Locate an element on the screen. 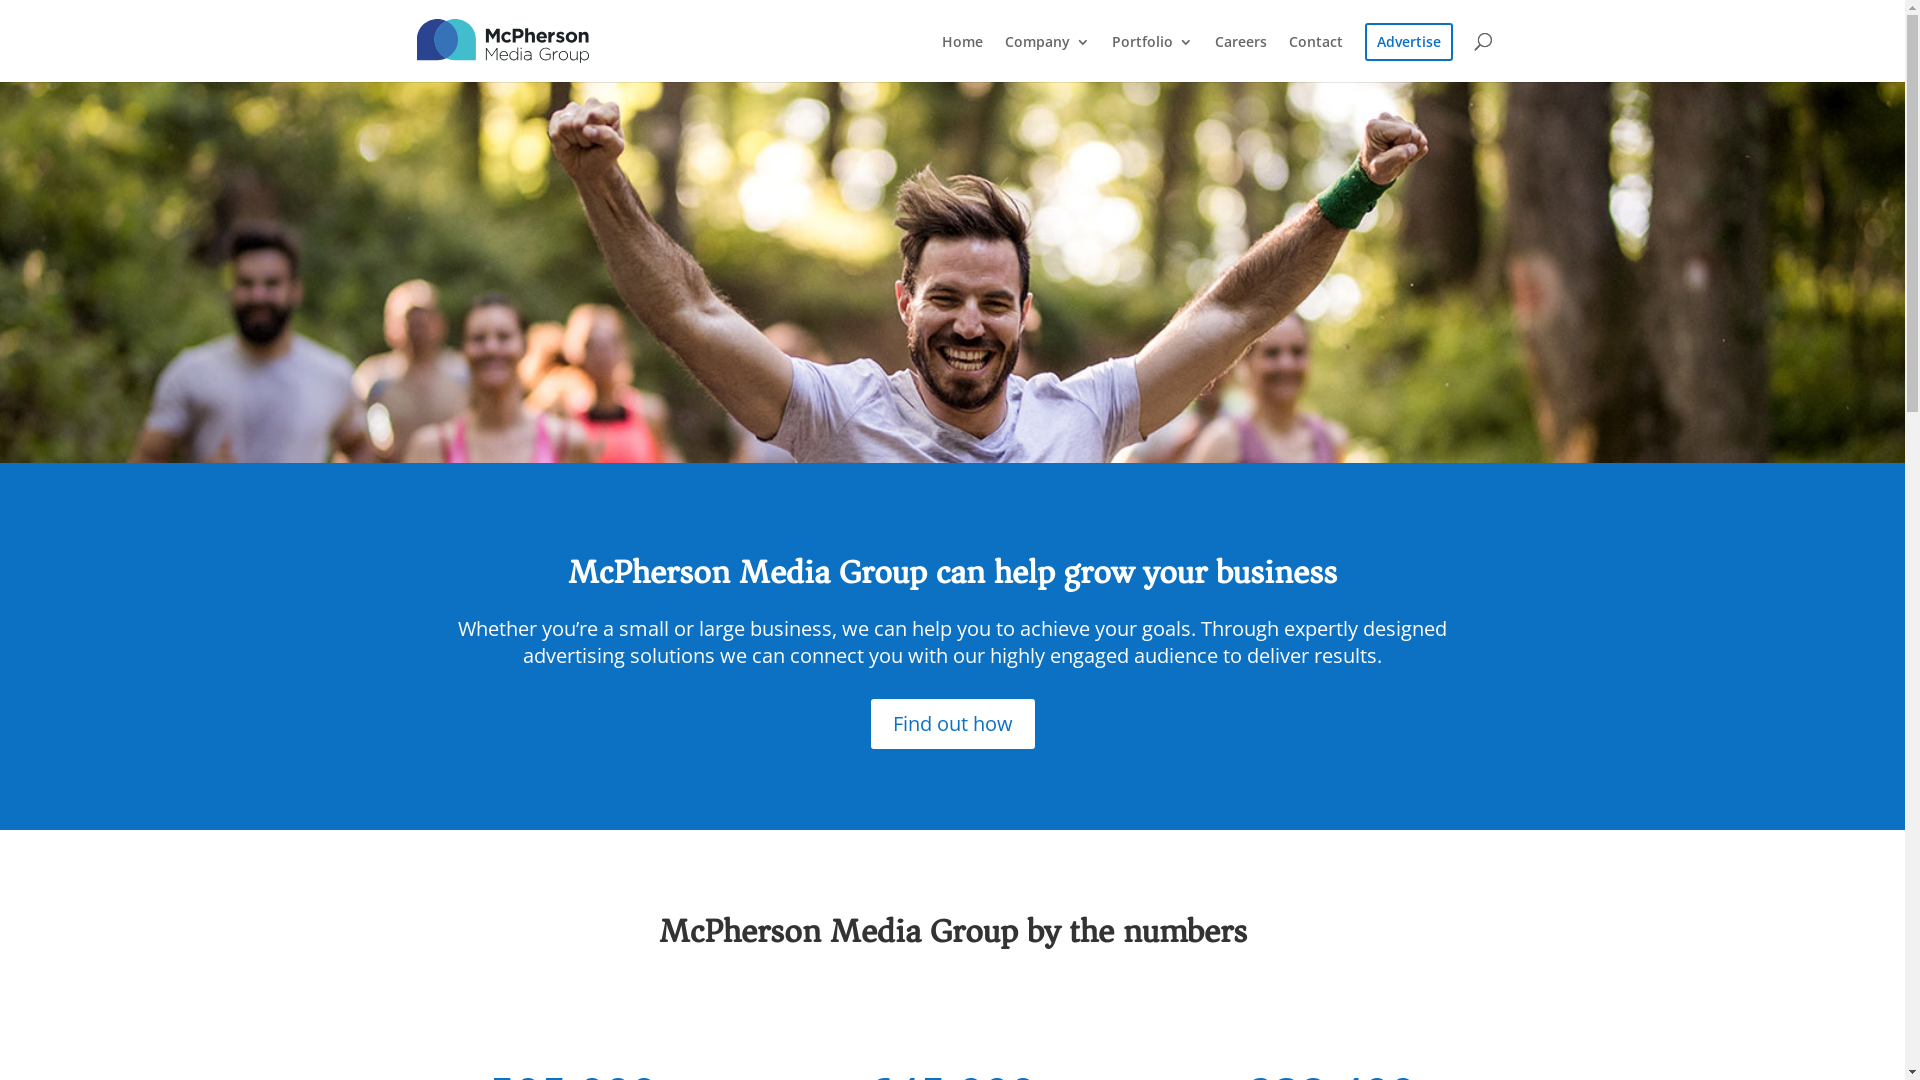  'Company' is located at coordinates (1045, 57).